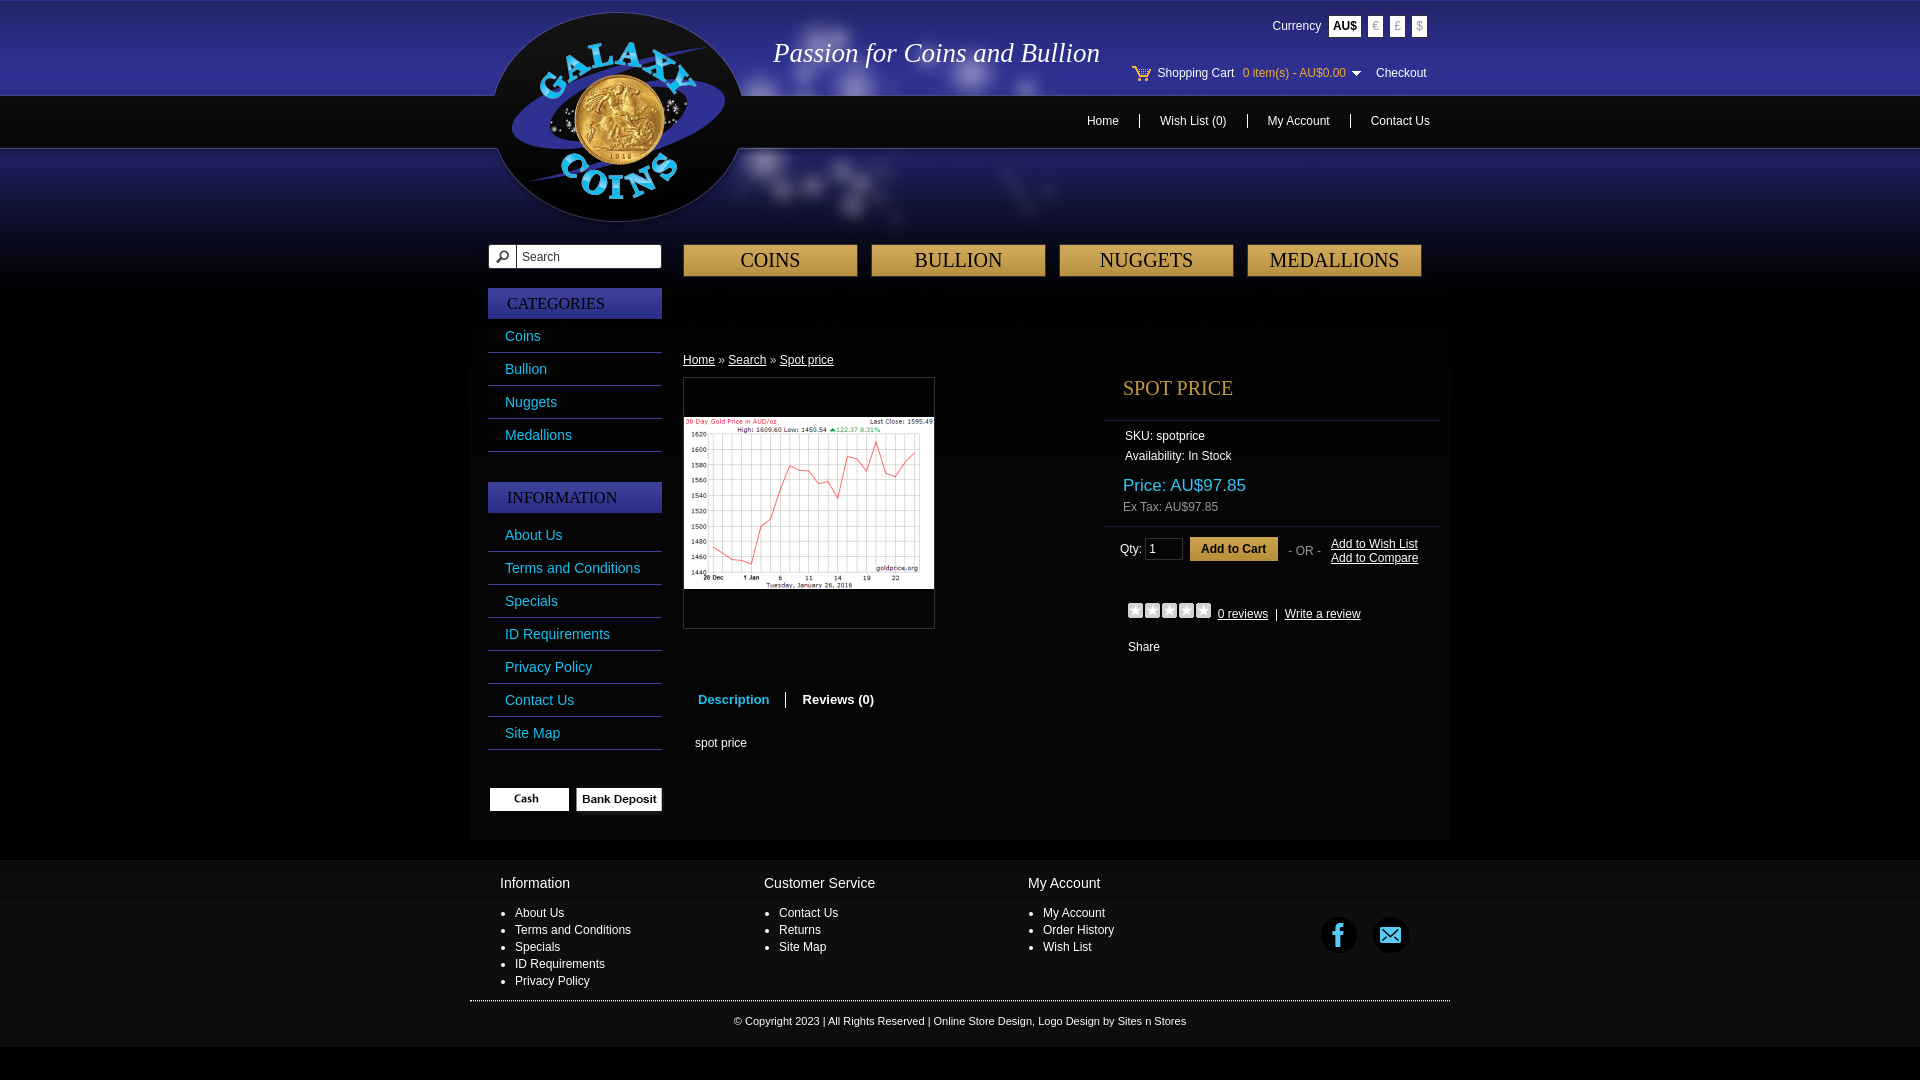  What do you see at coordinates (538, 434) in the screenshot?
I see `'Medallions'` at bounding box center [538, 434].